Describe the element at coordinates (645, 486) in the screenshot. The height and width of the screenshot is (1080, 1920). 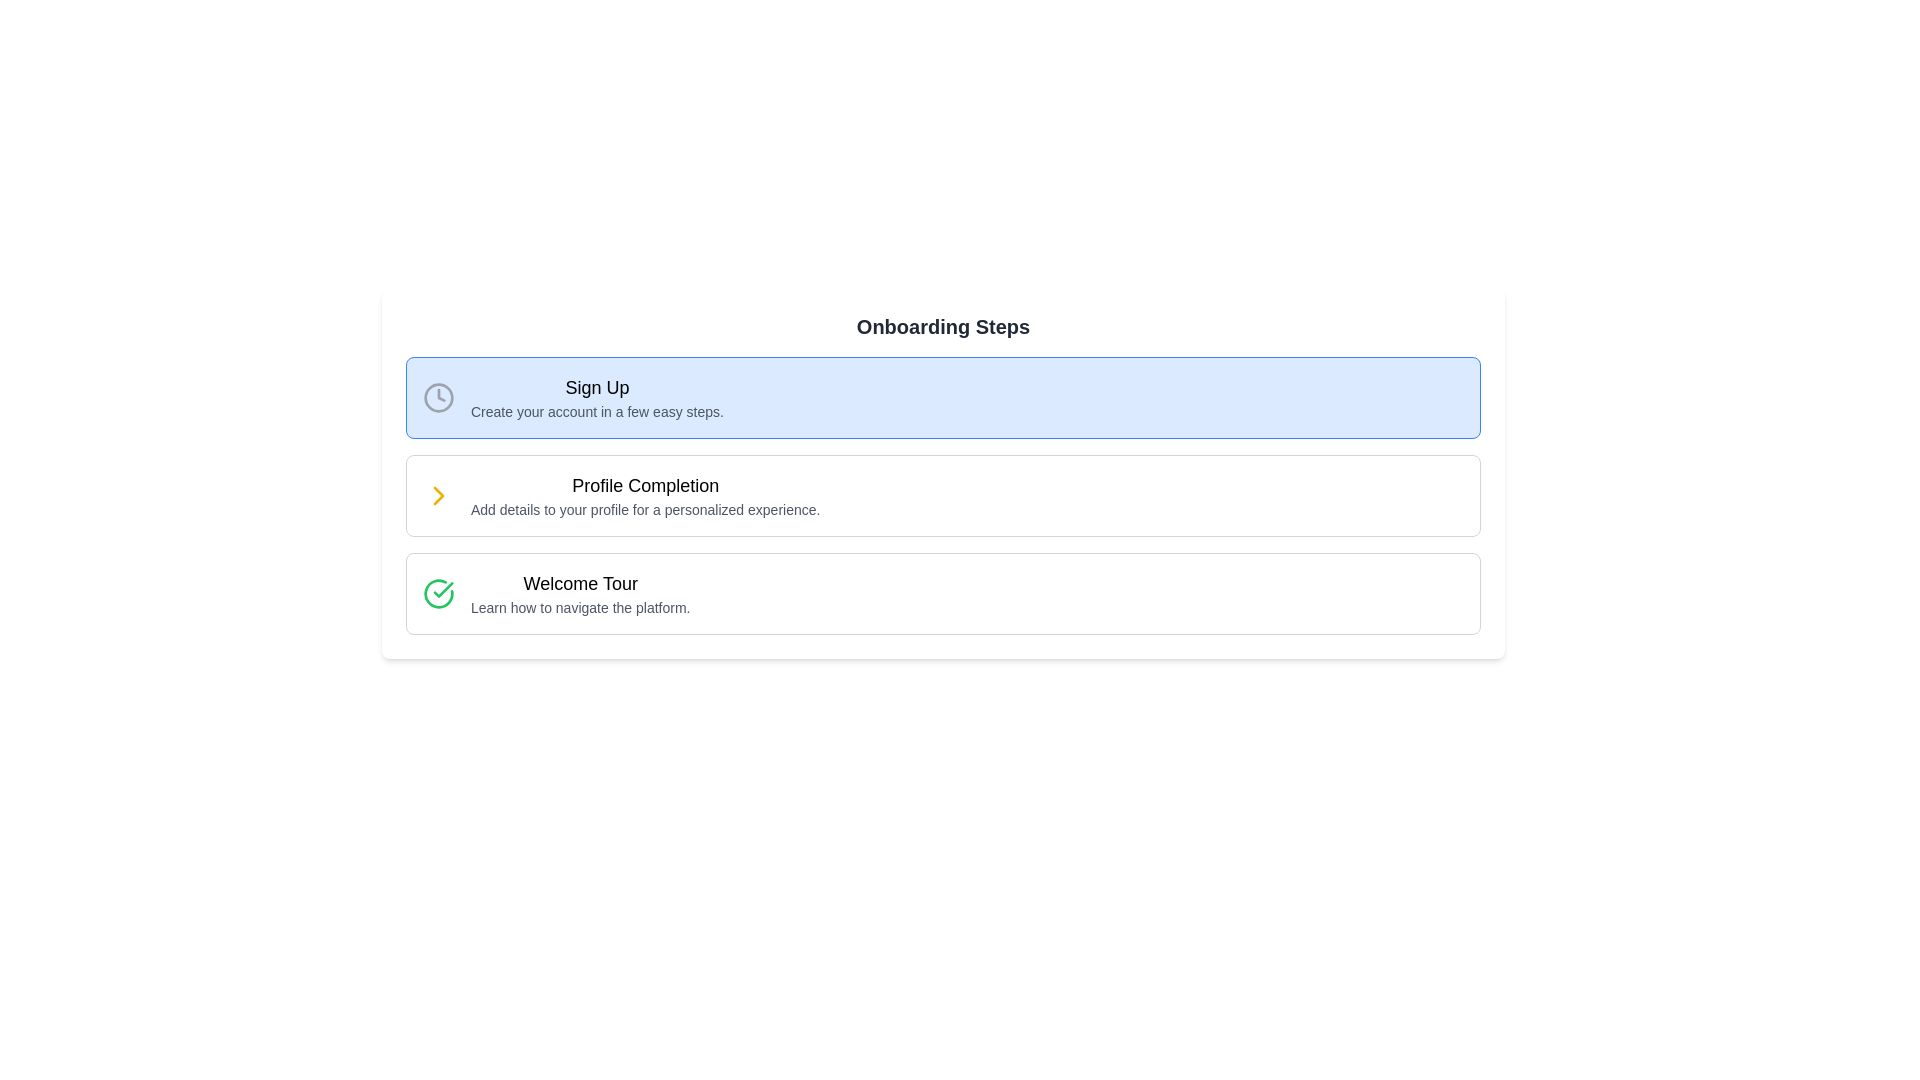
I see `text label displaying 'Profile Completion' which is positioned above the descriptive text in the 'Onboarding Steps' section` at that location.